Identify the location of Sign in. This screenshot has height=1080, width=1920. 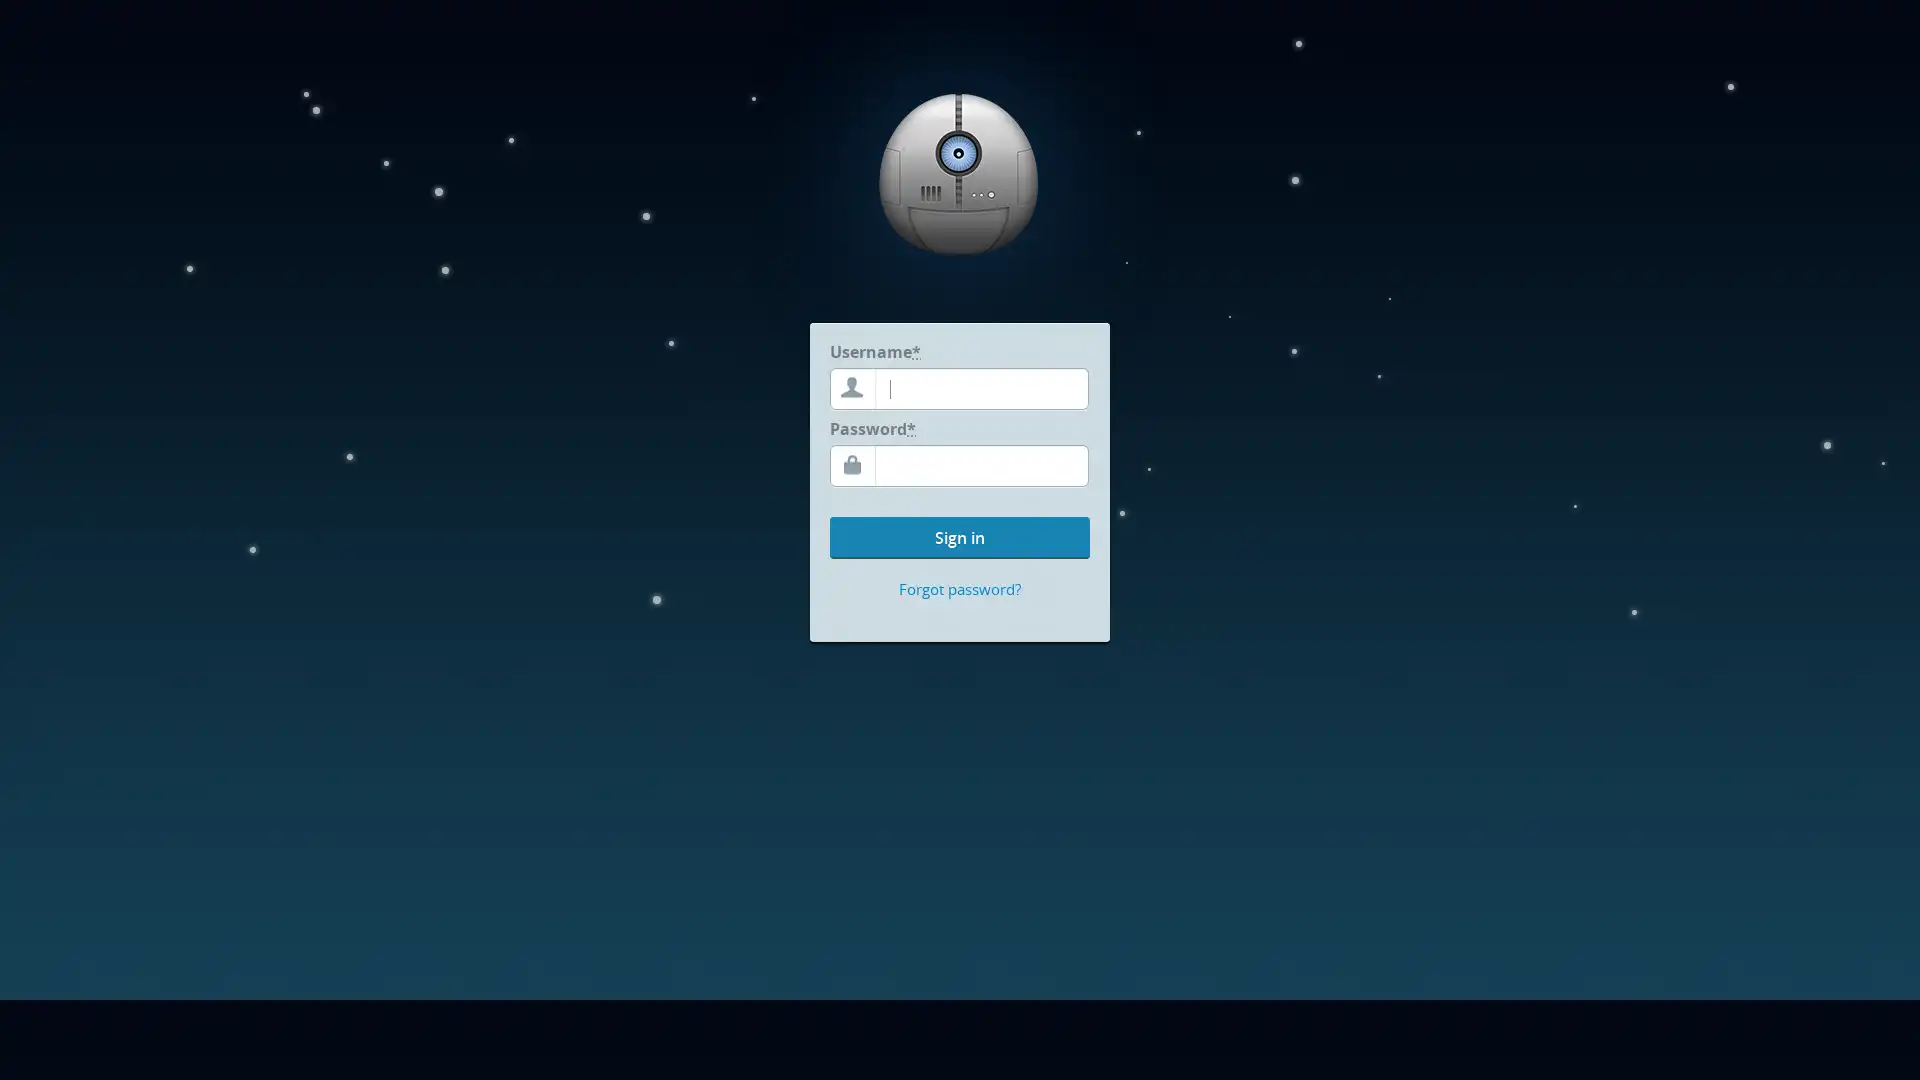
(960, 536).